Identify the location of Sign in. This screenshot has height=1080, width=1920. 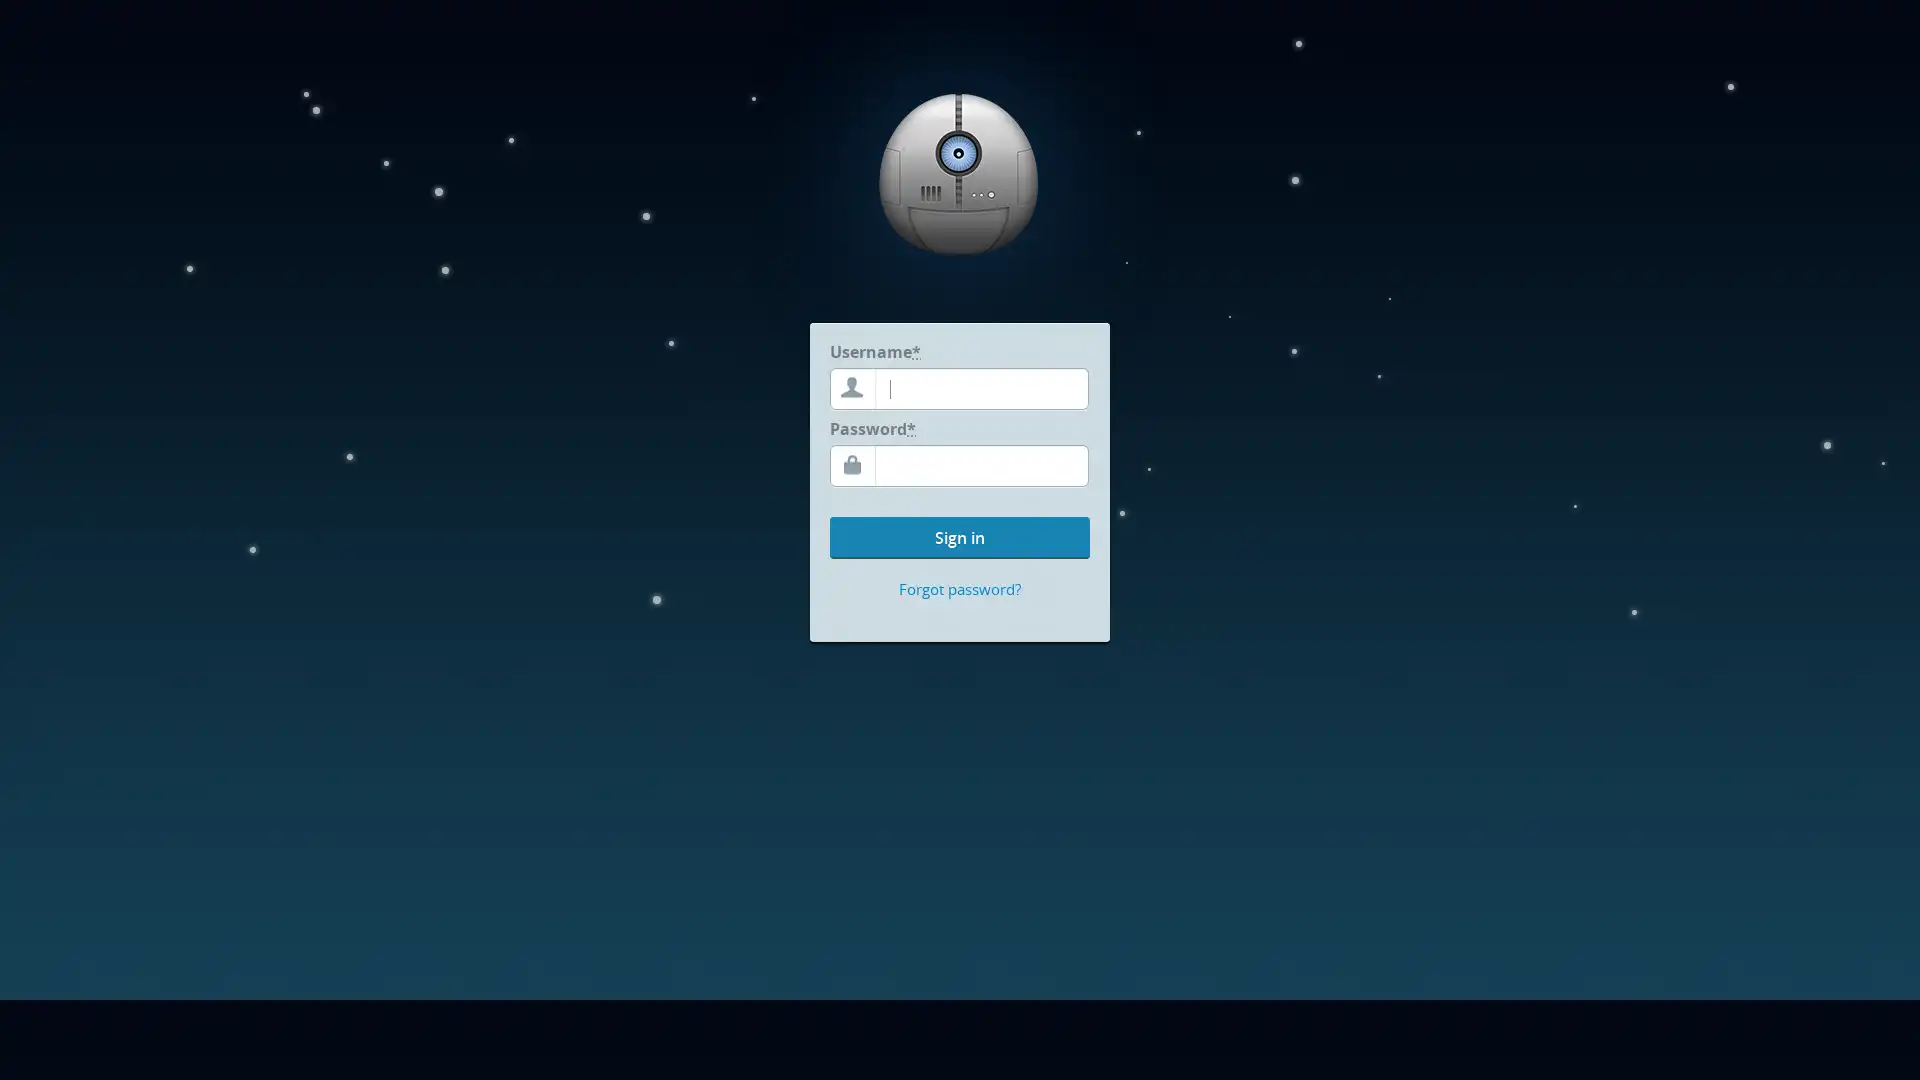
(960, 536).